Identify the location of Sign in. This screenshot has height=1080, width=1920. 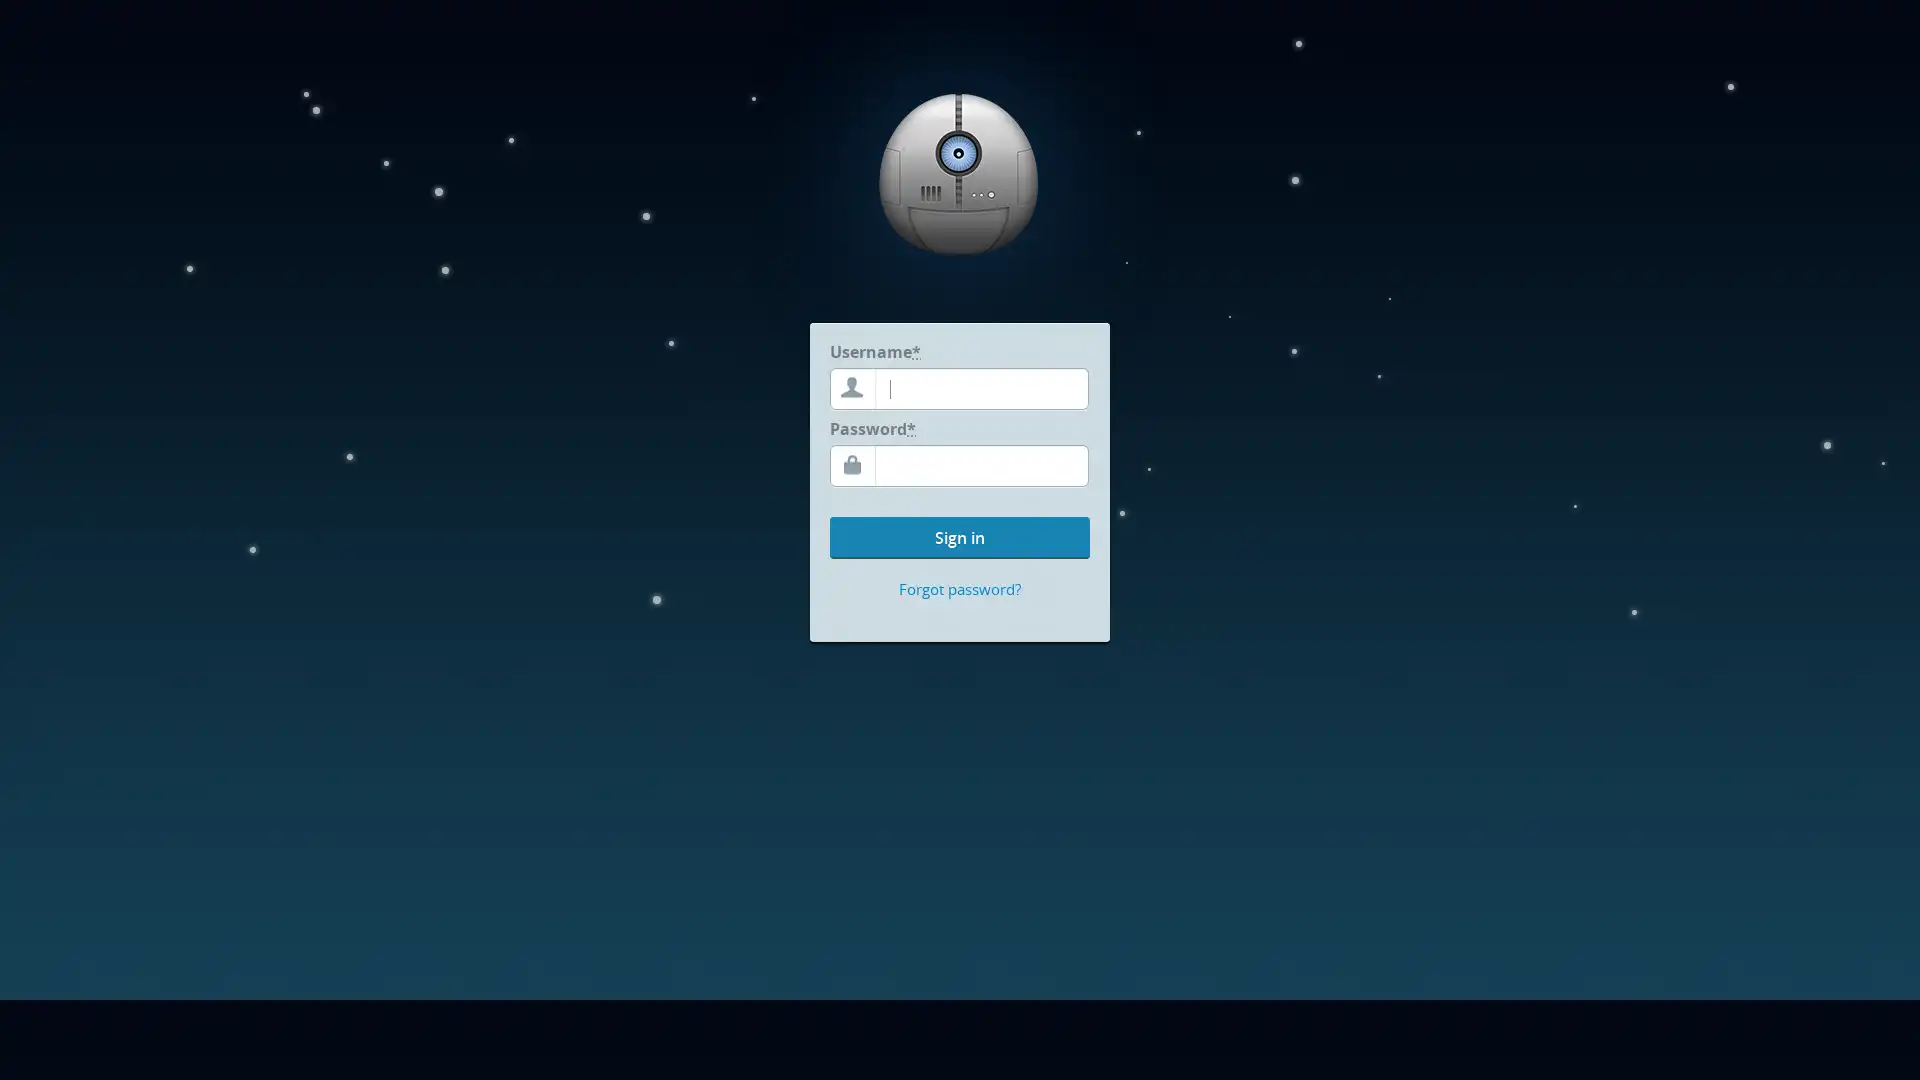
(960, 536).